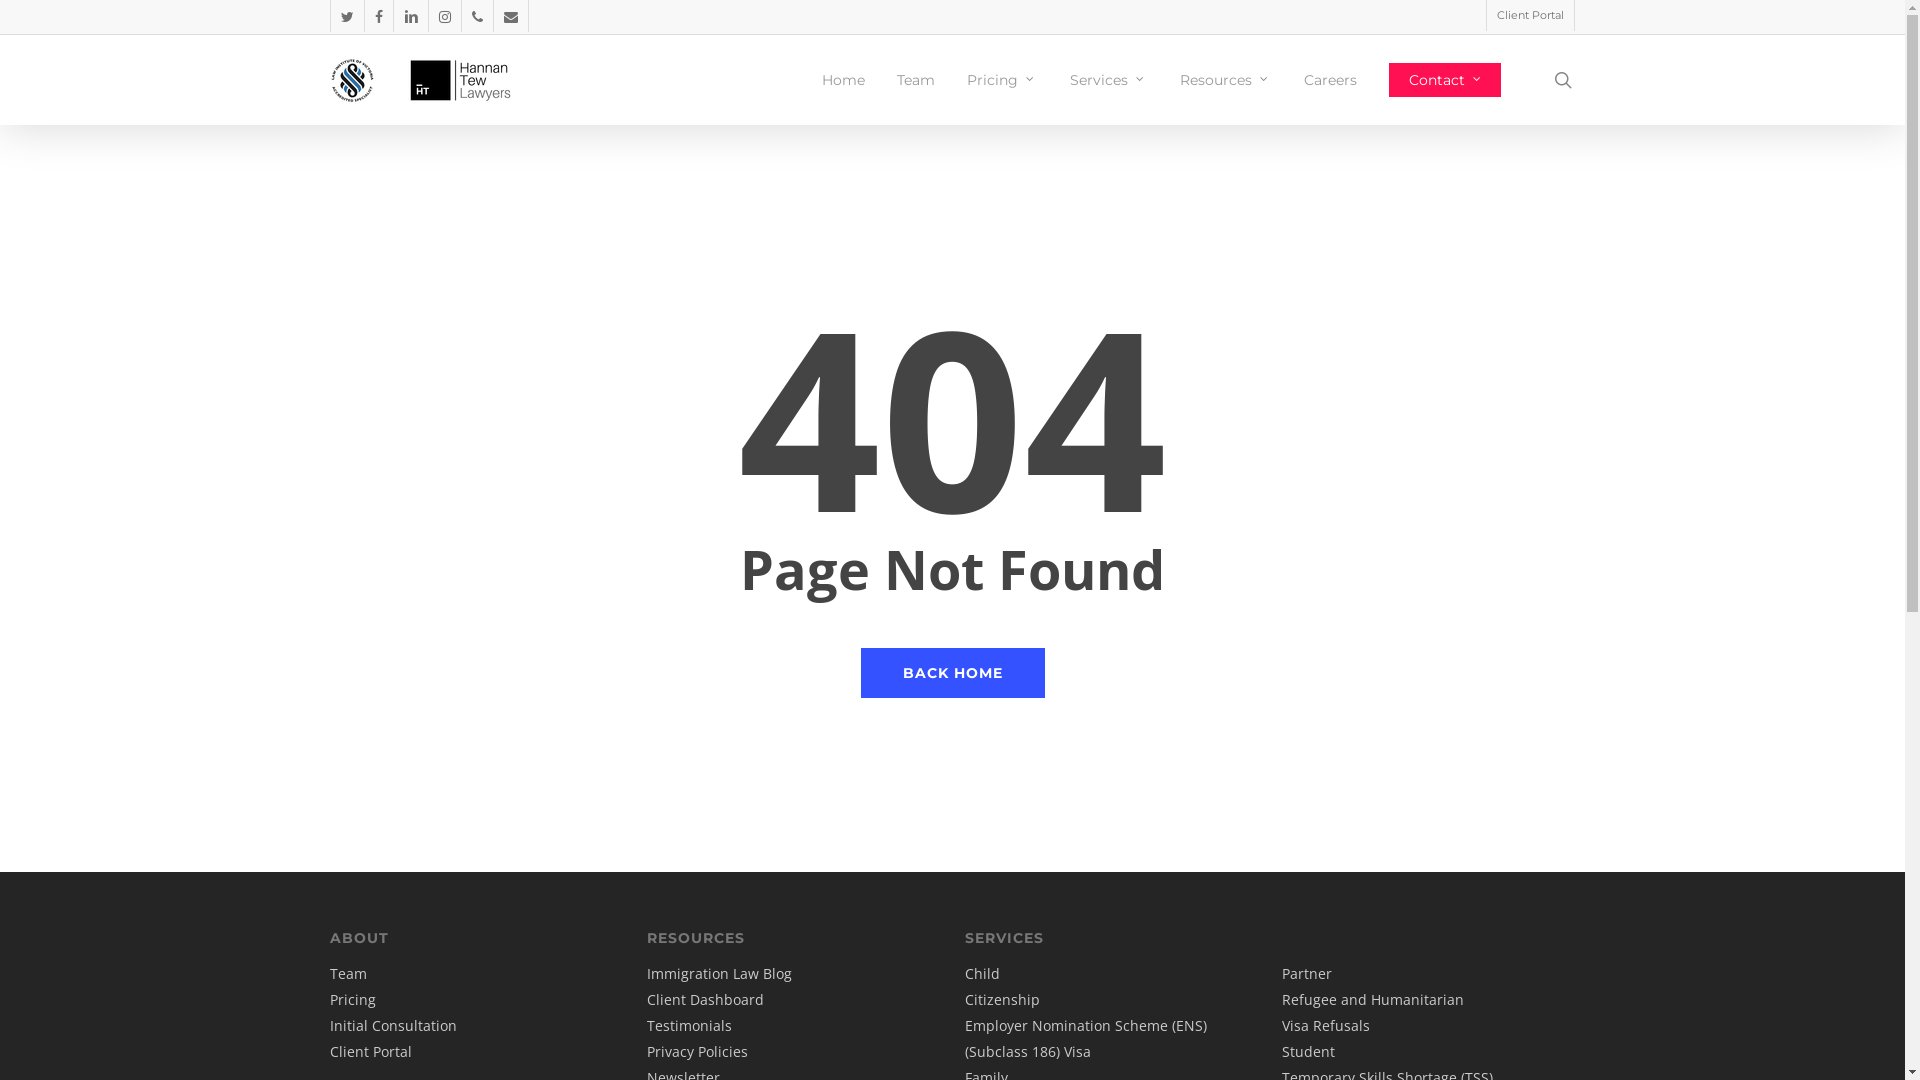 The height and width of the screenshot is (1080, 1920). Describe the element at coordinates (950, 672) in the screenshot. I see `'BACK HOME'` at that location.